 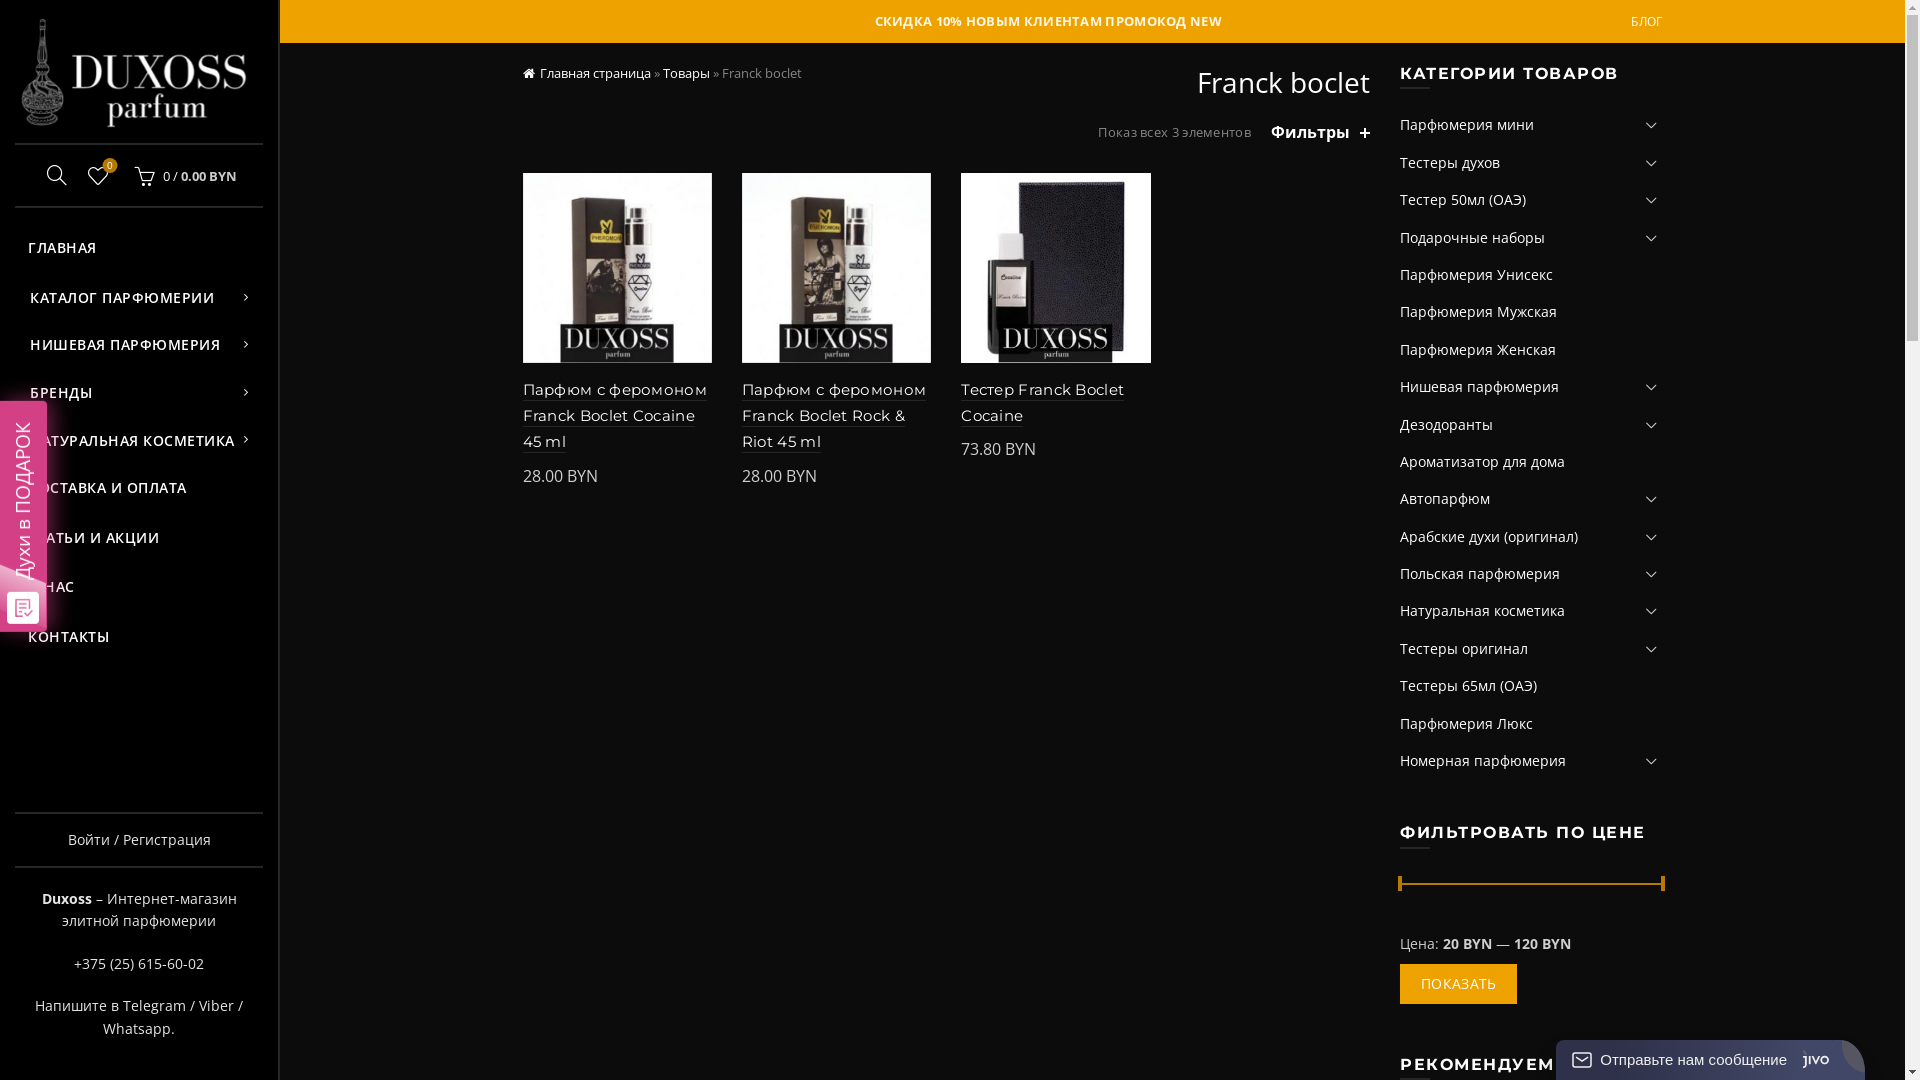 What do you see at coordinates (153, 1005) in the screenshot?
I see `'Telegram'` at bounding box center [153, 1005].